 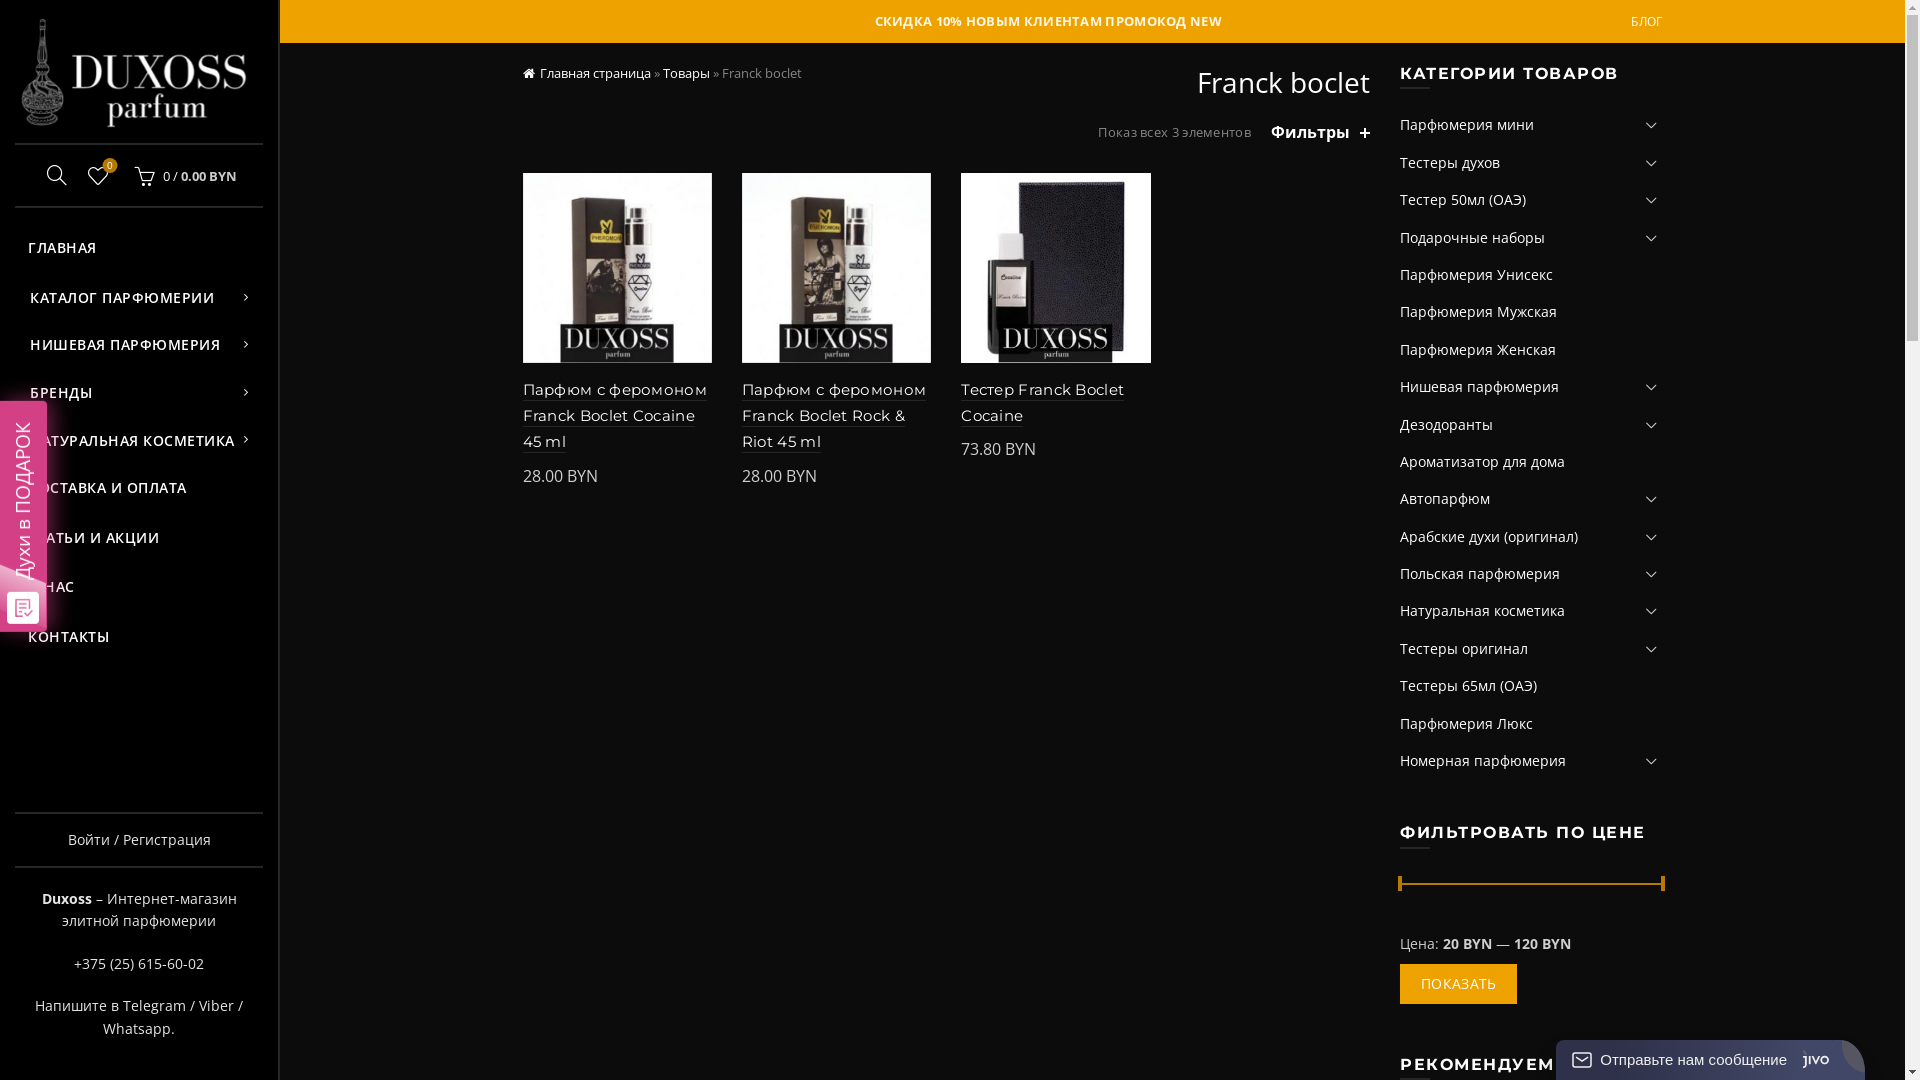 What do you see at coordinates (153, 1005) in the screenshot?
I see `'Telegram'` at bounding box center [153, 1005].